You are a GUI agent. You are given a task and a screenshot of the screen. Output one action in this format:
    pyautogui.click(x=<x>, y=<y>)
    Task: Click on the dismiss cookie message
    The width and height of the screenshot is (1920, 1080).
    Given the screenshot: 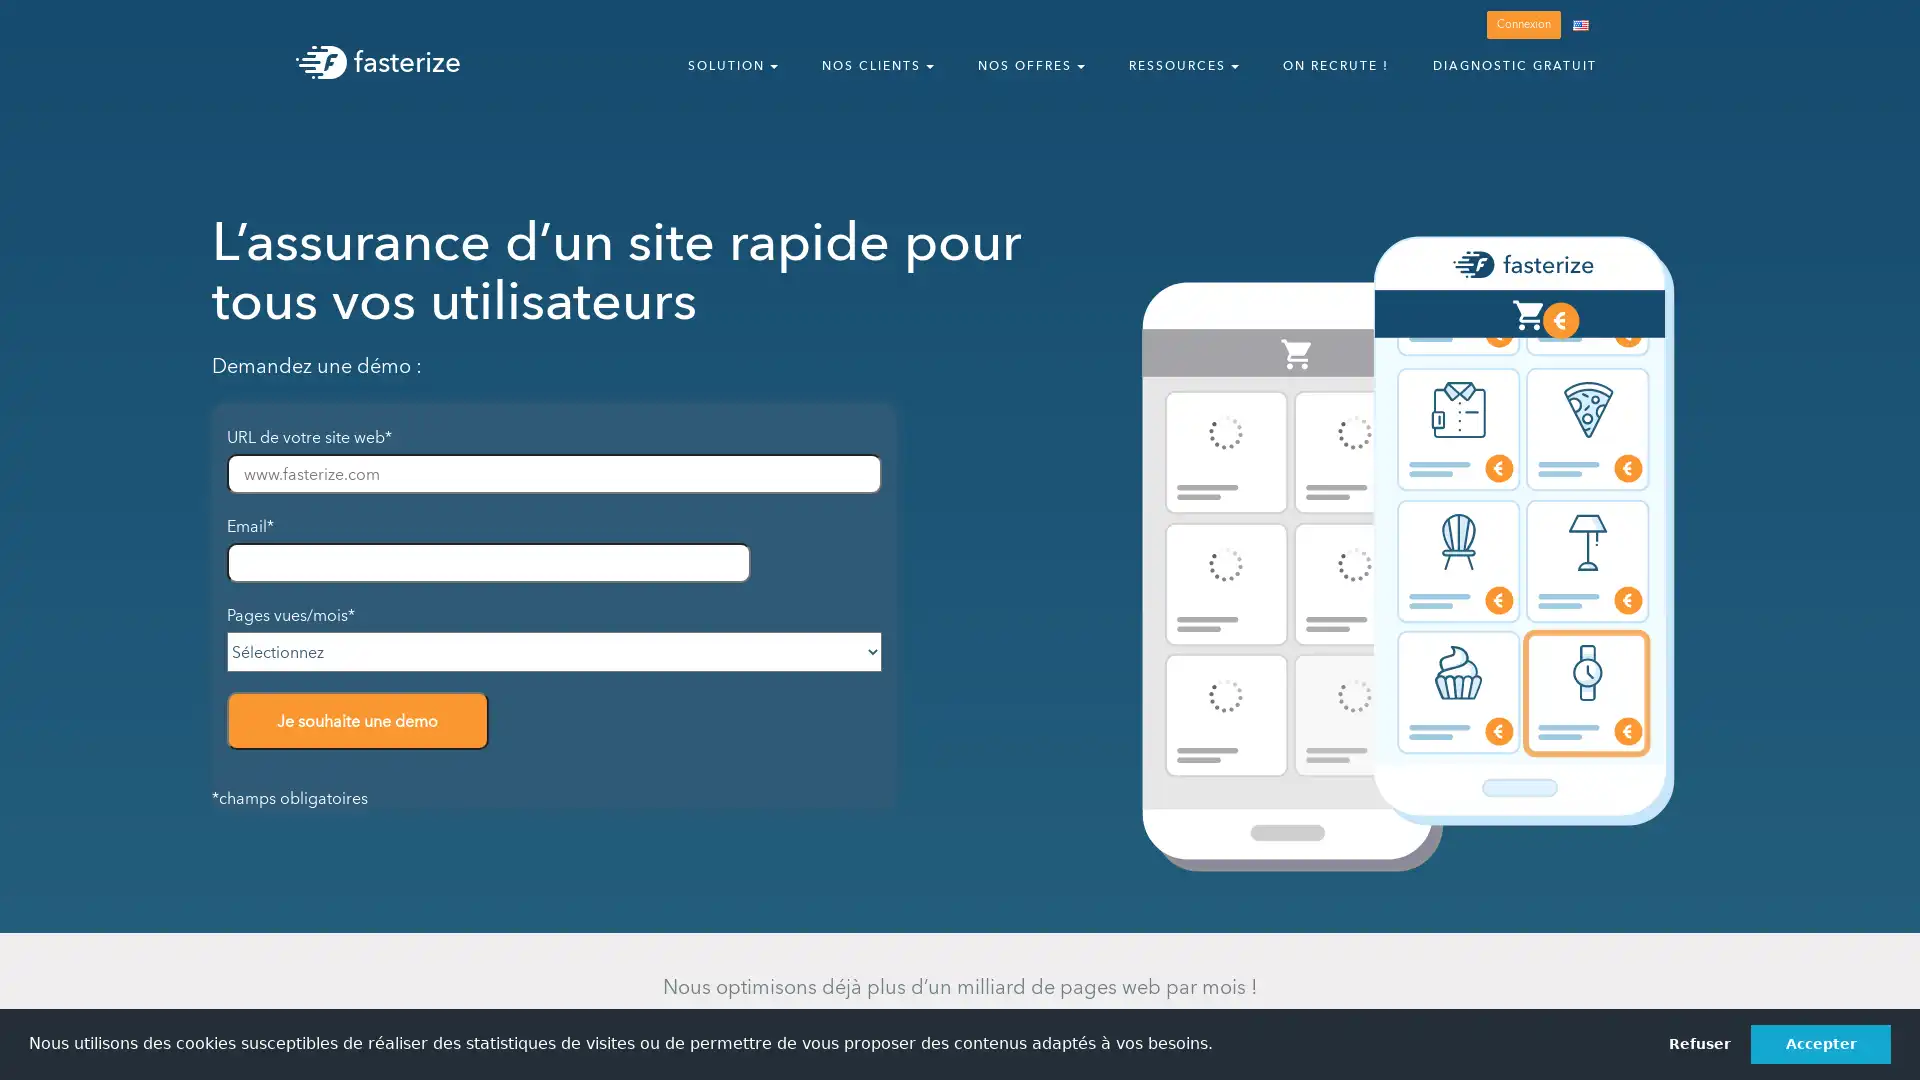 What is the action you would take?
    pyautogui.click(x=1698, y=1043)
    